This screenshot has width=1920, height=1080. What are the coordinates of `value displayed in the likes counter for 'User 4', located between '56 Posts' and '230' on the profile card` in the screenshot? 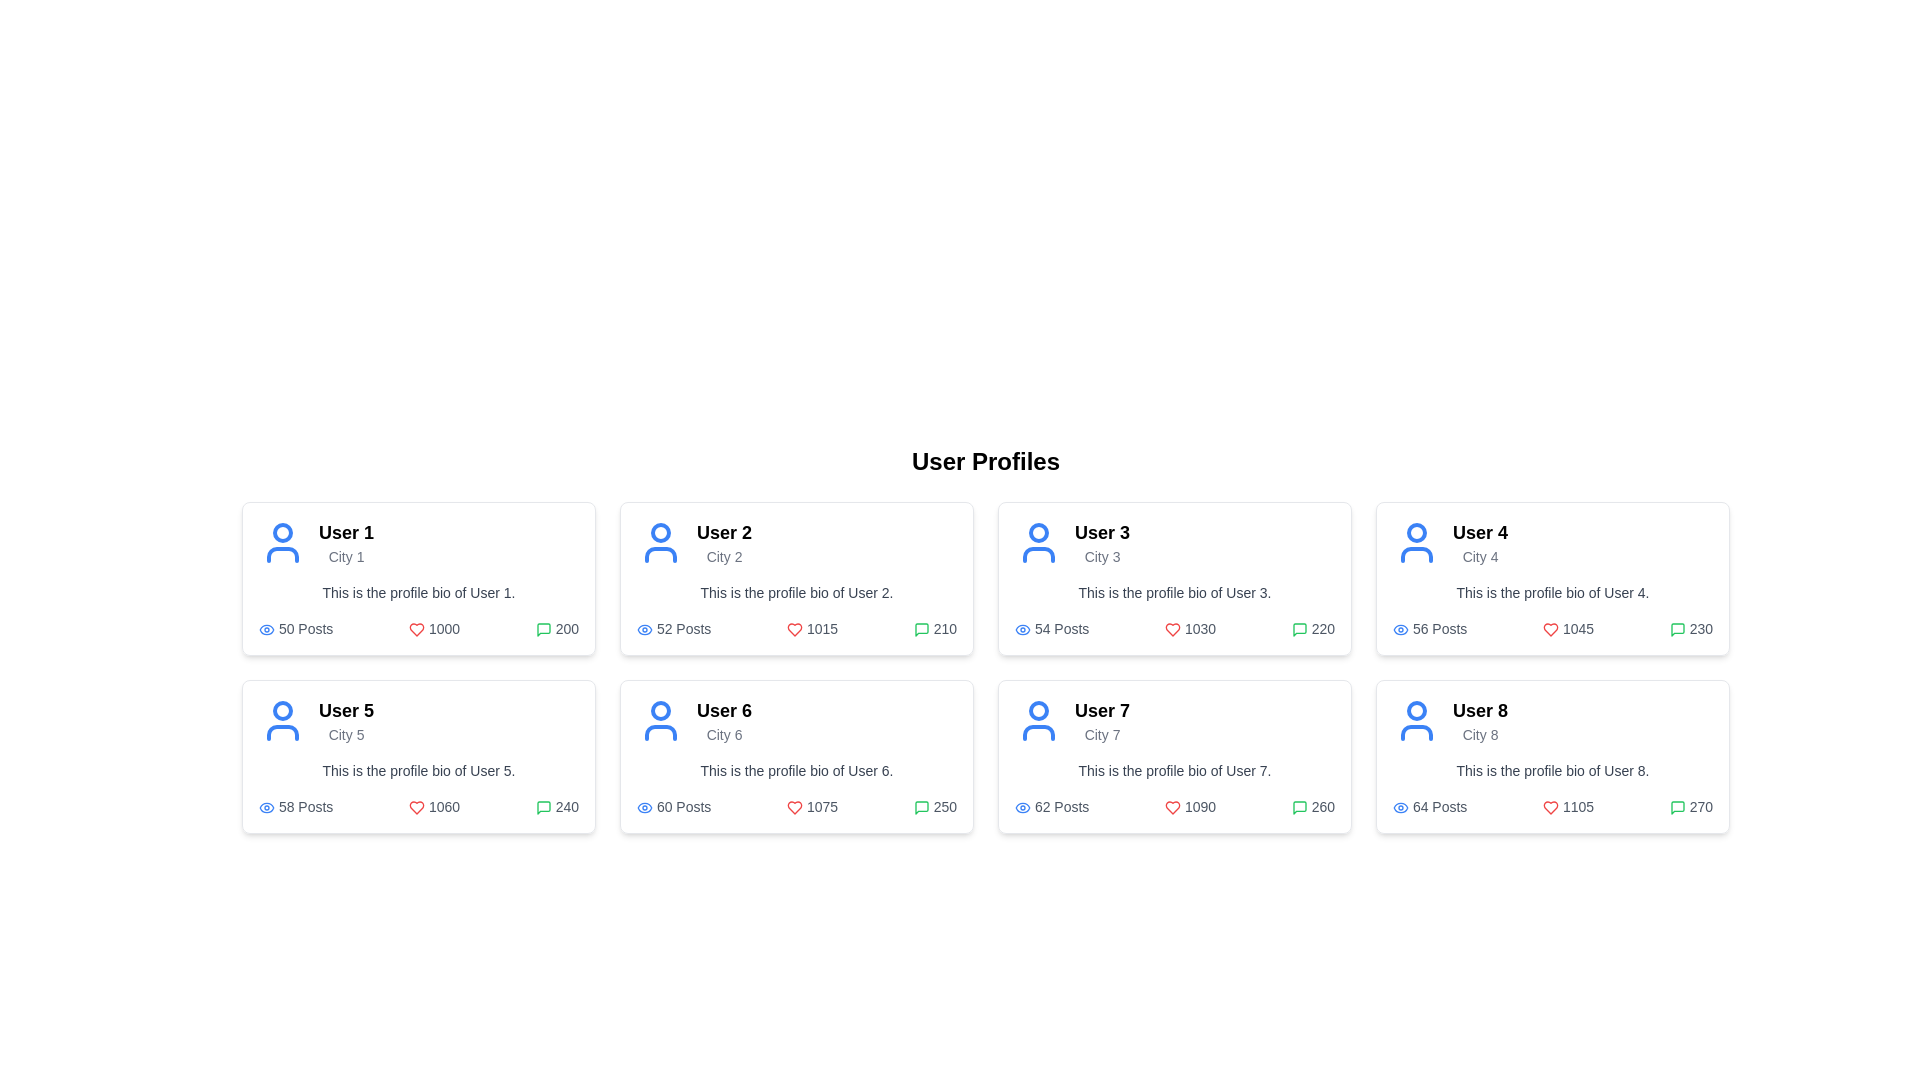 It's located at (1567, 627).